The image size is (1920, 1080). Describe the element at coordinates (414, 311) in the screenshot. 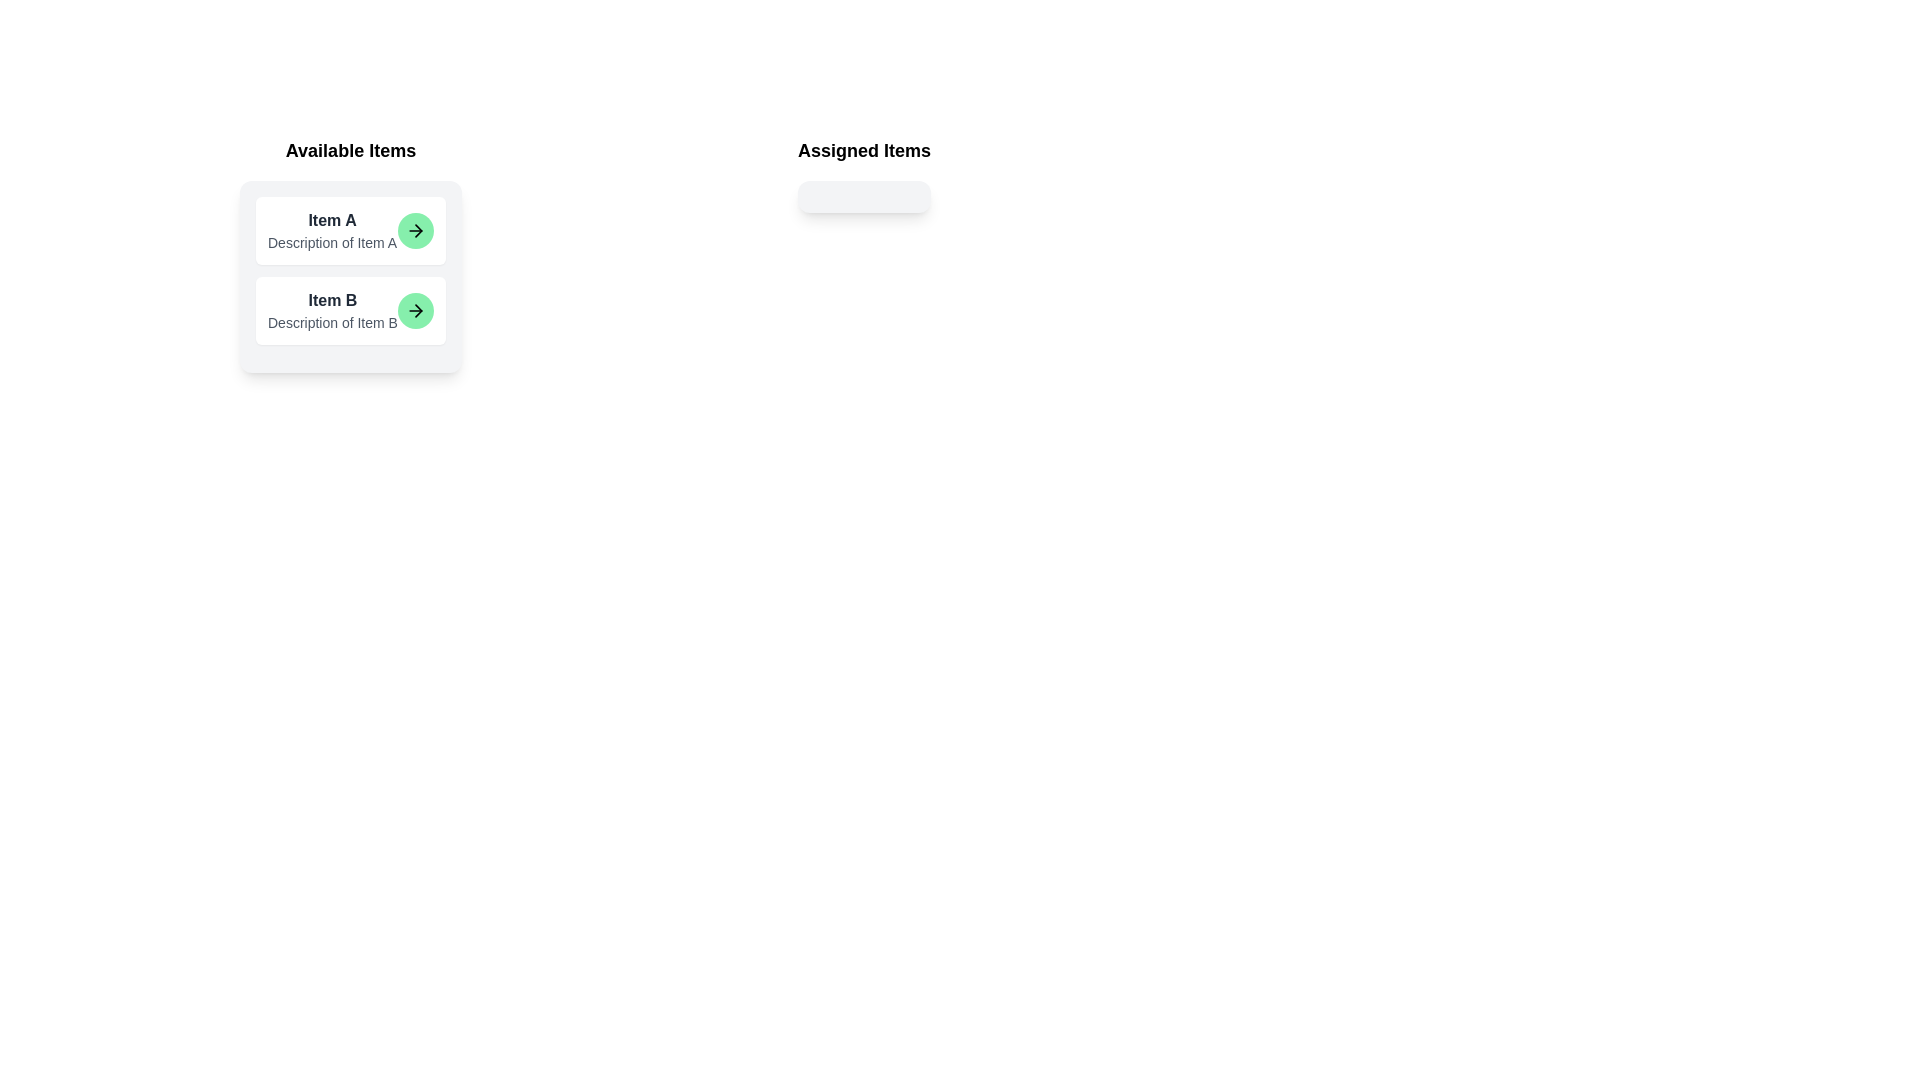

I see `move button next to the item Item B in the Available Items list` at that location.